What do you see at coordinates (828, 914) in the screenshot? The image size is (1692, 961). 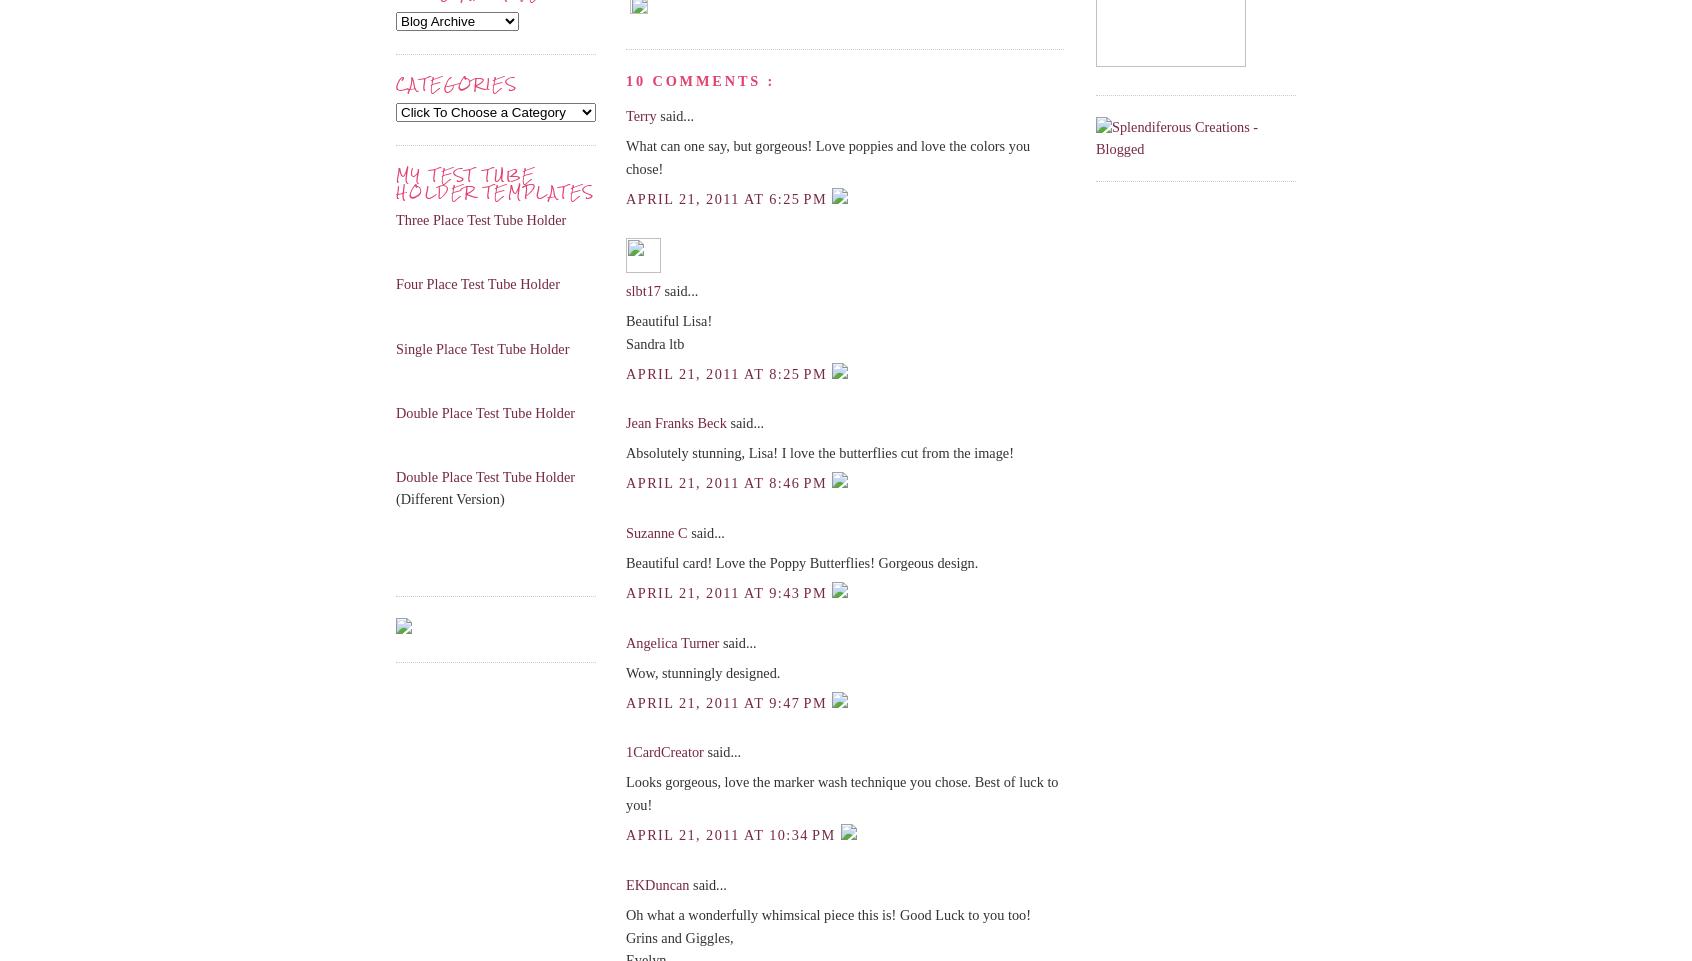 I see `'Oh what a wonderfully whimsical piece this is!  Good Luck to you too!'` at bounding box center [828, 914].